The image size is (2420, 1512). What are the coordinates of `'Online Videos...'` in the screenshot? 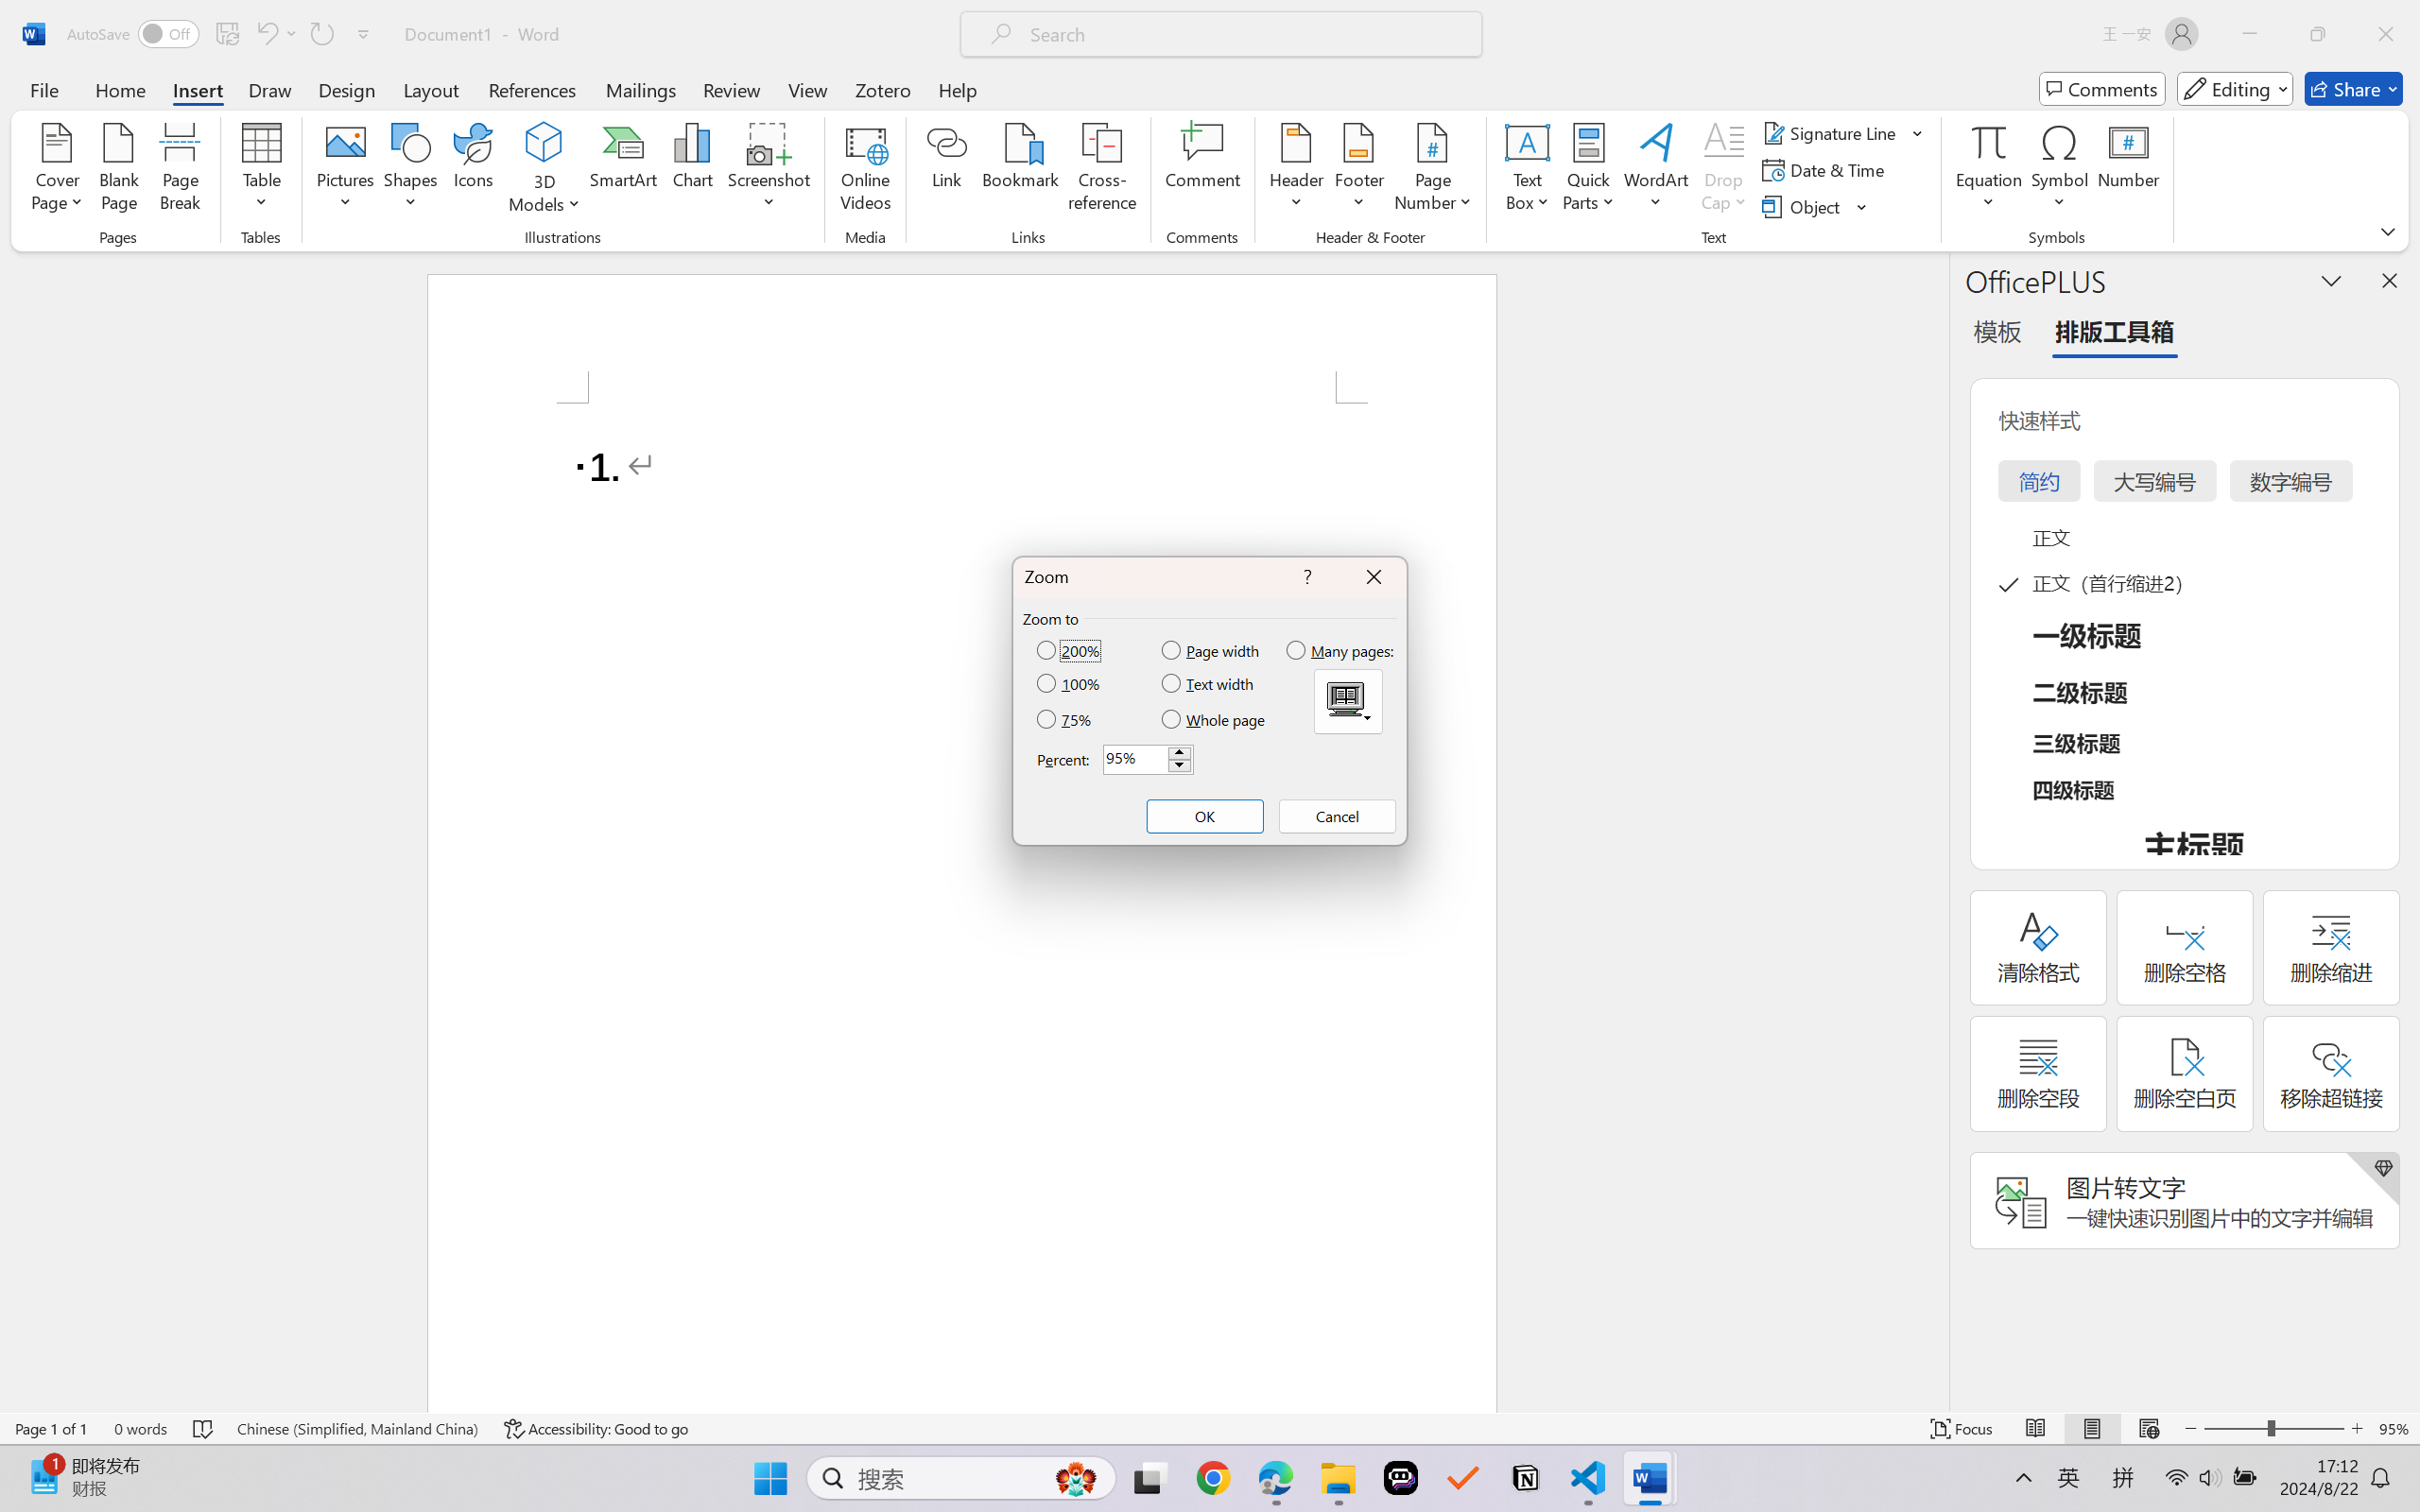 It's located at (866, 170).